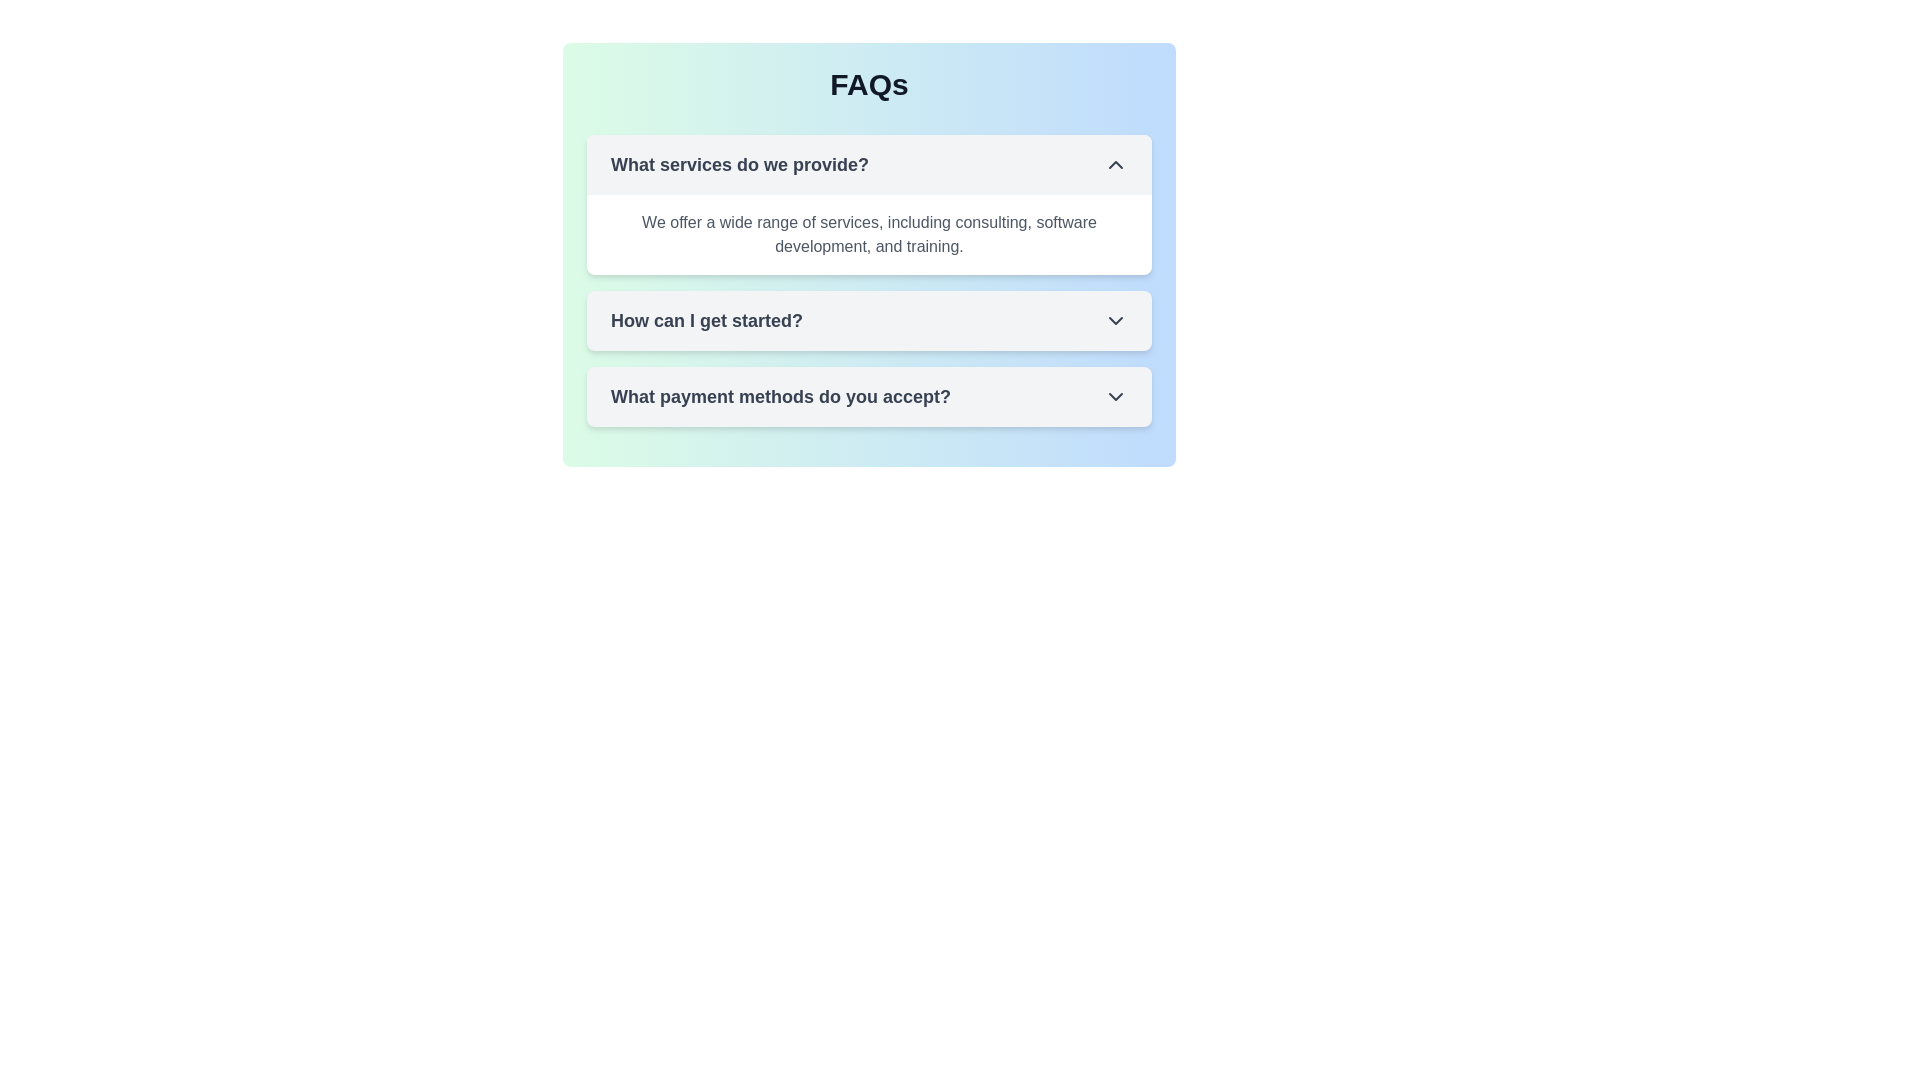 The image size is (1920, 1080). Describe the element at coordinates (869, 234) in the screenshot. I see `the descriptive text block that provides information about the services offered, located underneath the heading 'What services do we provide?'` at that location.